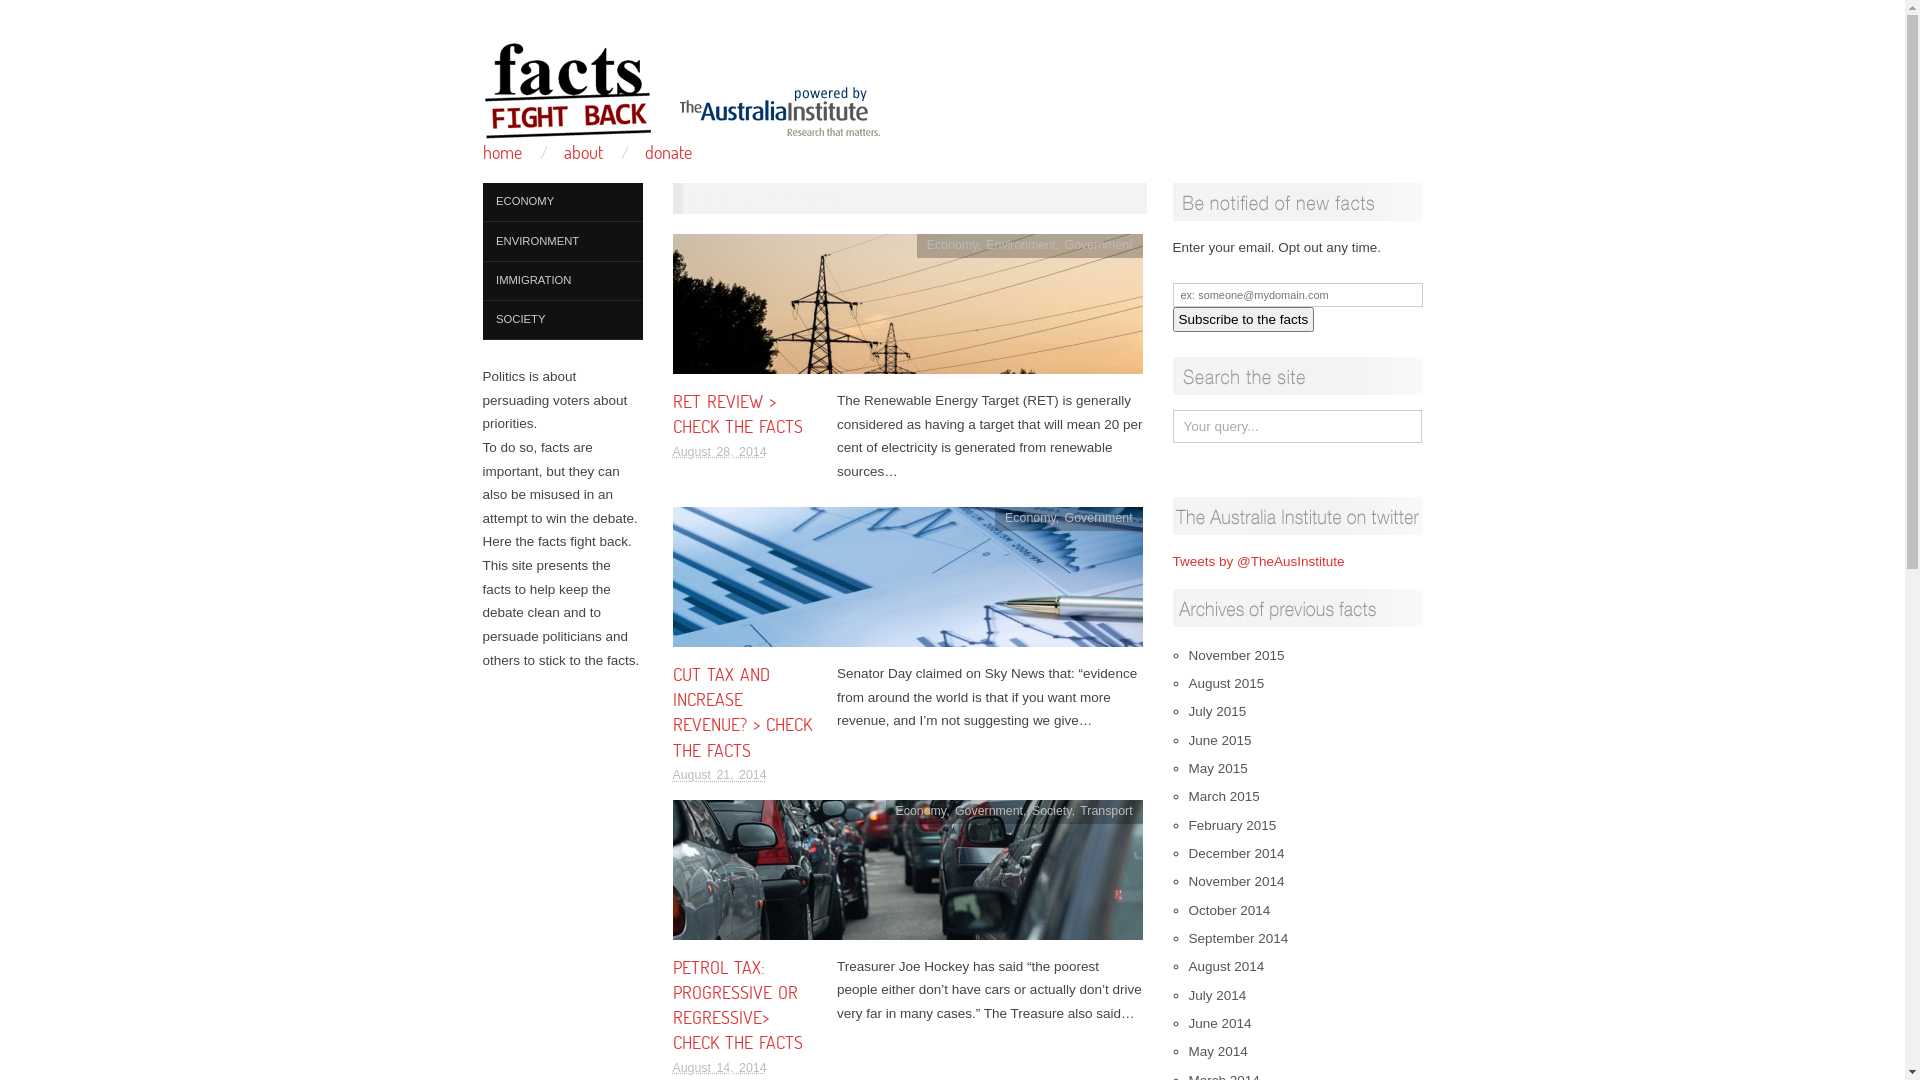  I want to click on 'donate', so click(668, 150).